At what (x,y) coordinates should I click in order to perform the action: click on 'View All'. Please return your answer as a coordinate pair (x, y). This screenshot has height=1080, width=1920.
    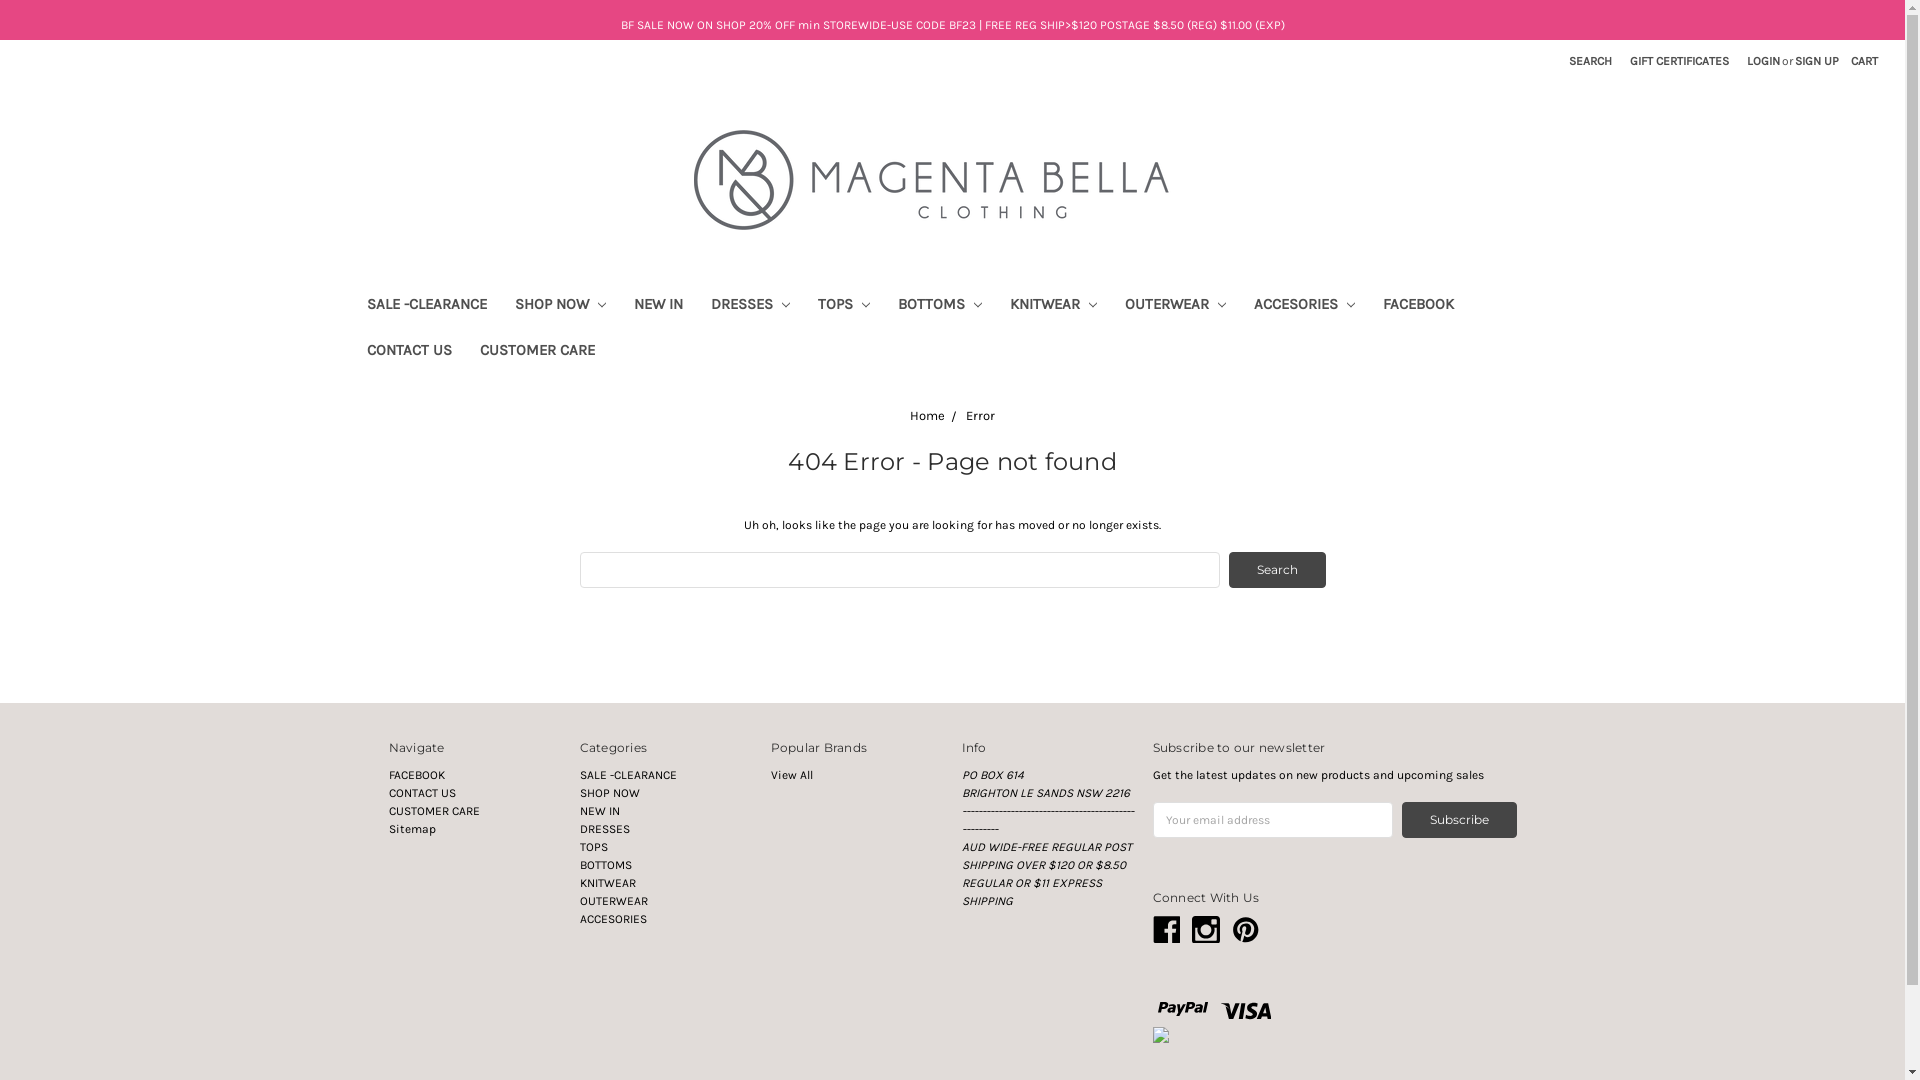
    Looking at the image, I should click on (790, 774).